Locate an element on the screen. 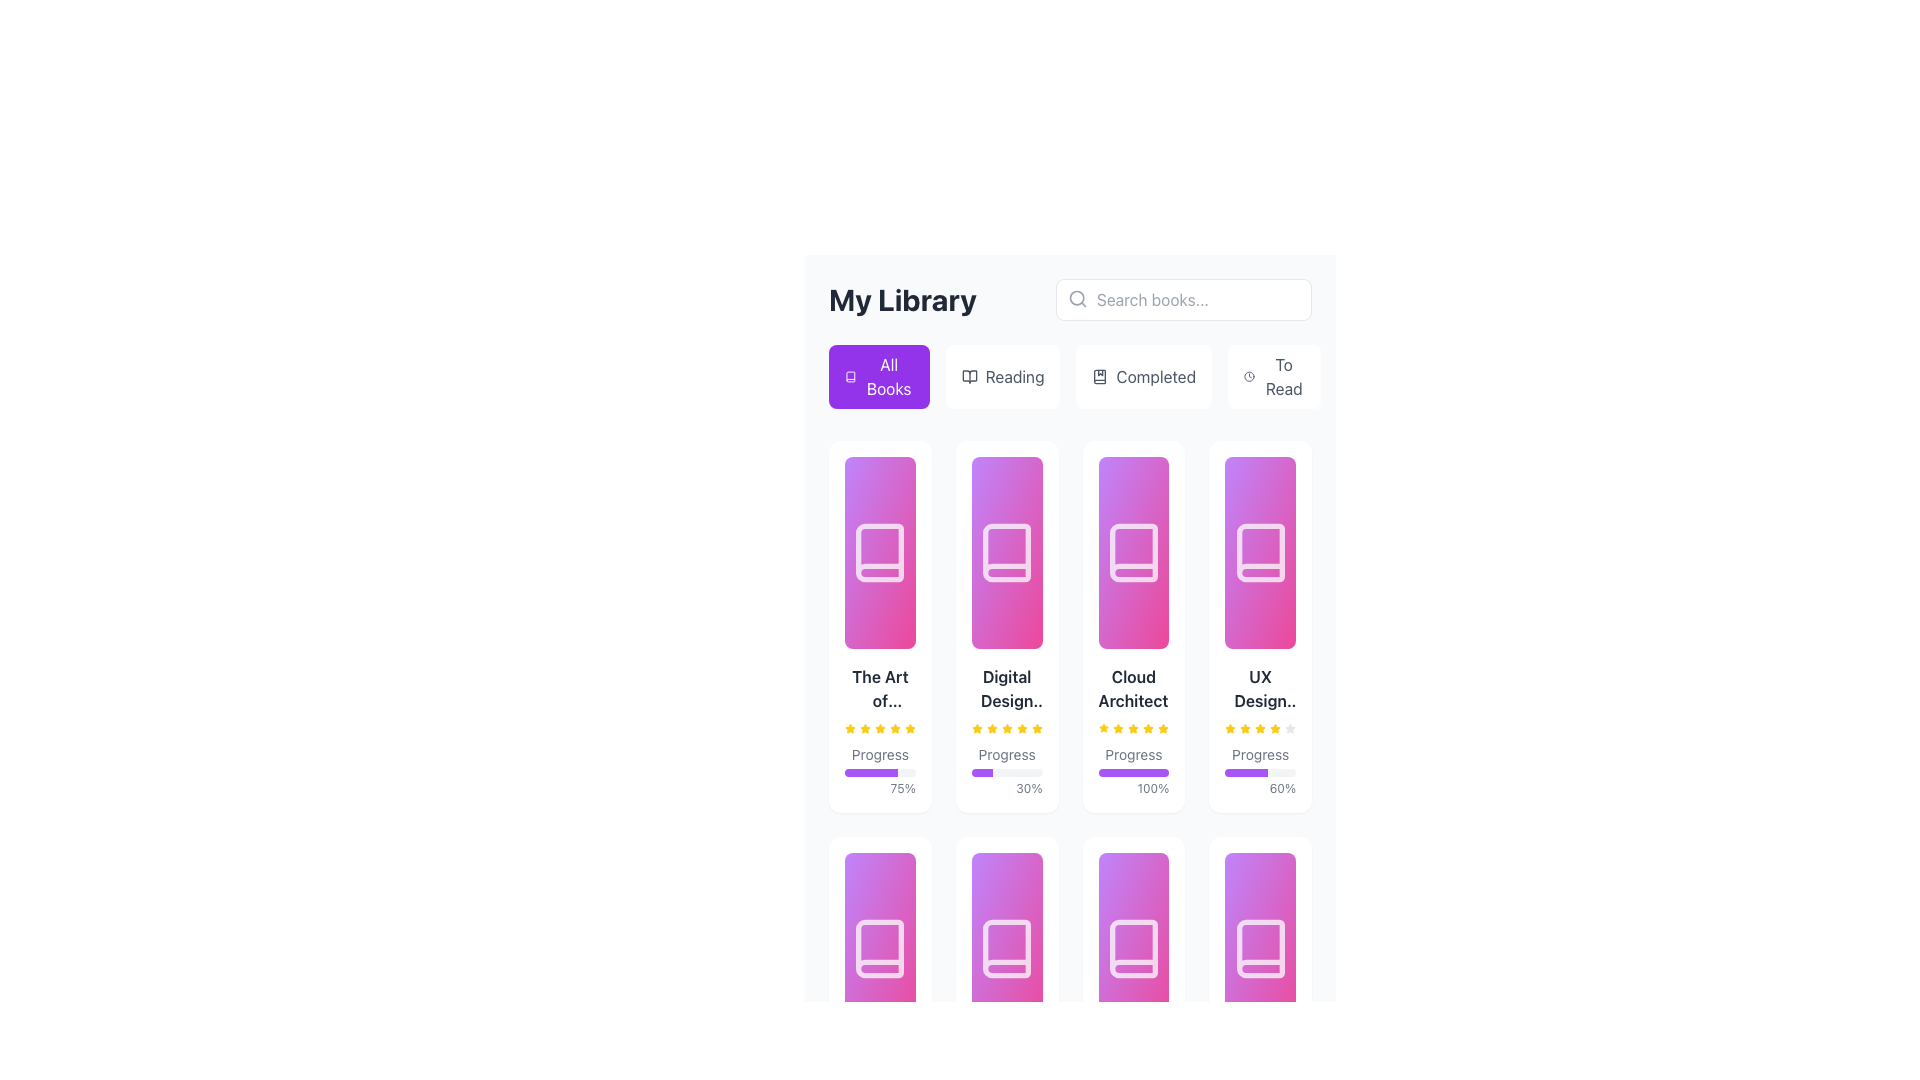 The height and width of the screenshot is (1080, 1920). the Text Label that indicates the purpose of the visual progress bar in the third card of the 'My Library' section is located at coordinates (1133, 755).